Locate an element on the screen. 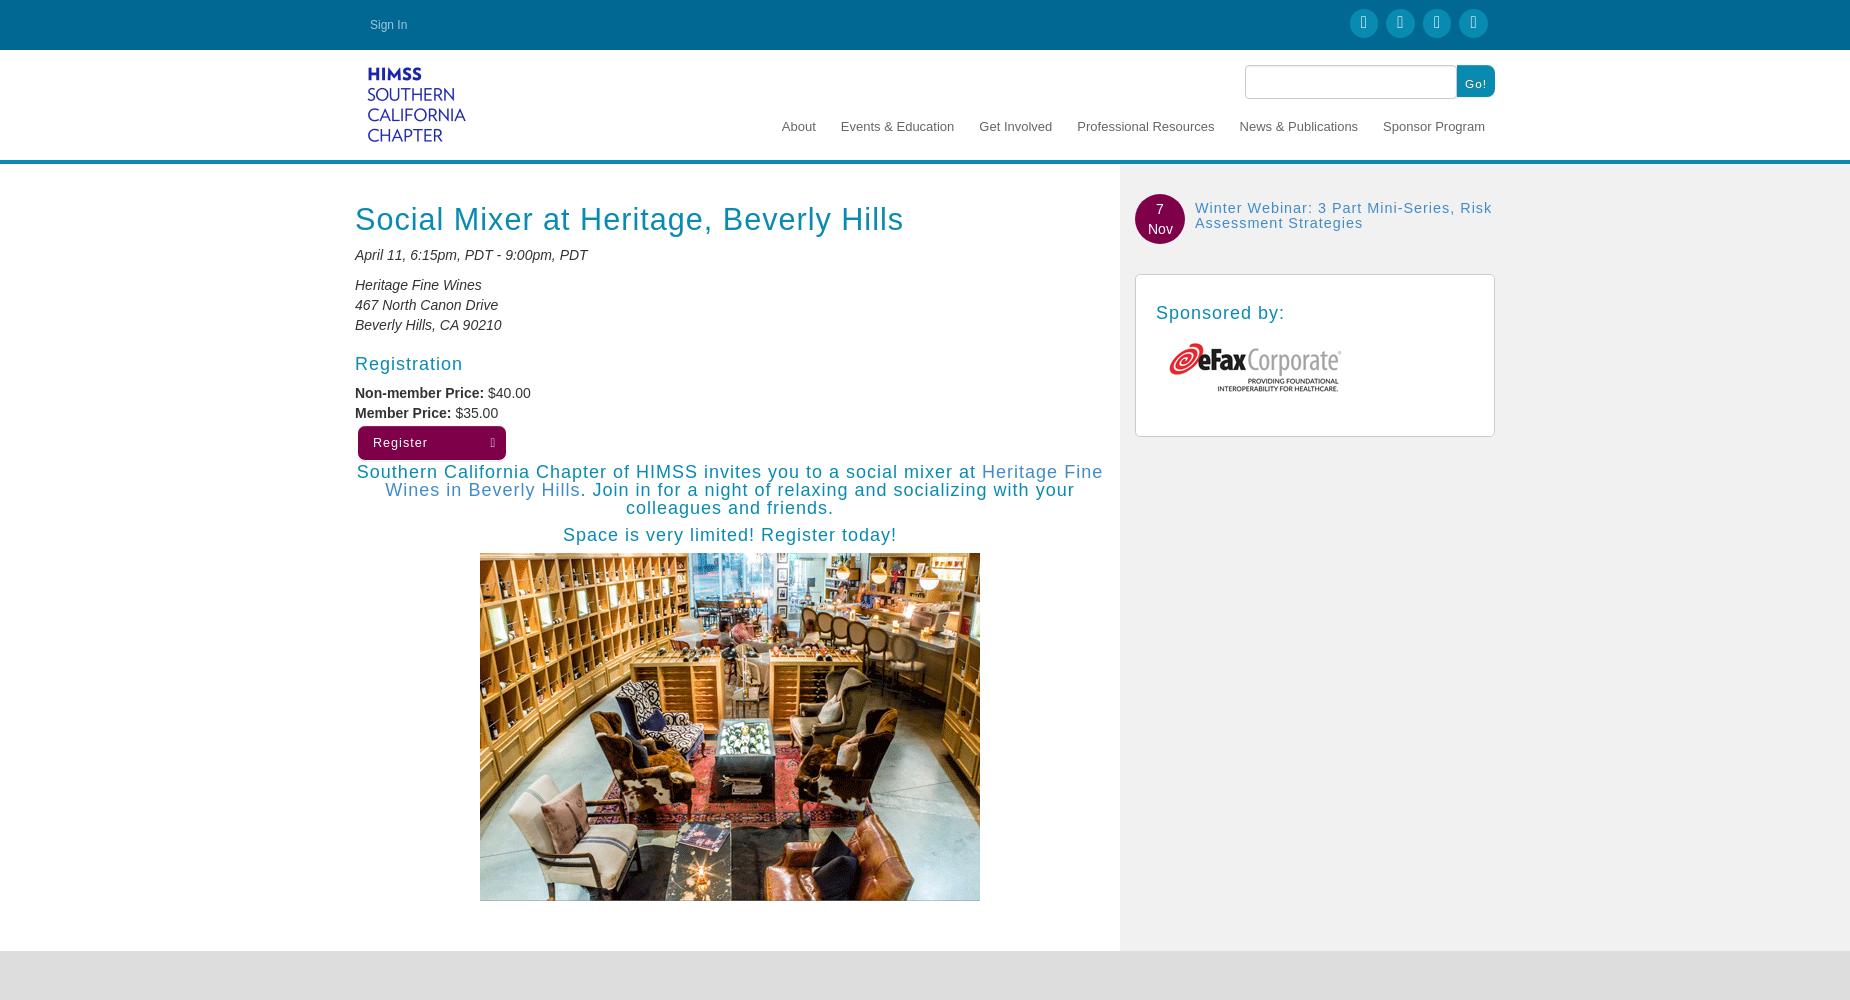 The image size is (1850, 1000). 'Get Involved' is located at coordinates (1014, 125).